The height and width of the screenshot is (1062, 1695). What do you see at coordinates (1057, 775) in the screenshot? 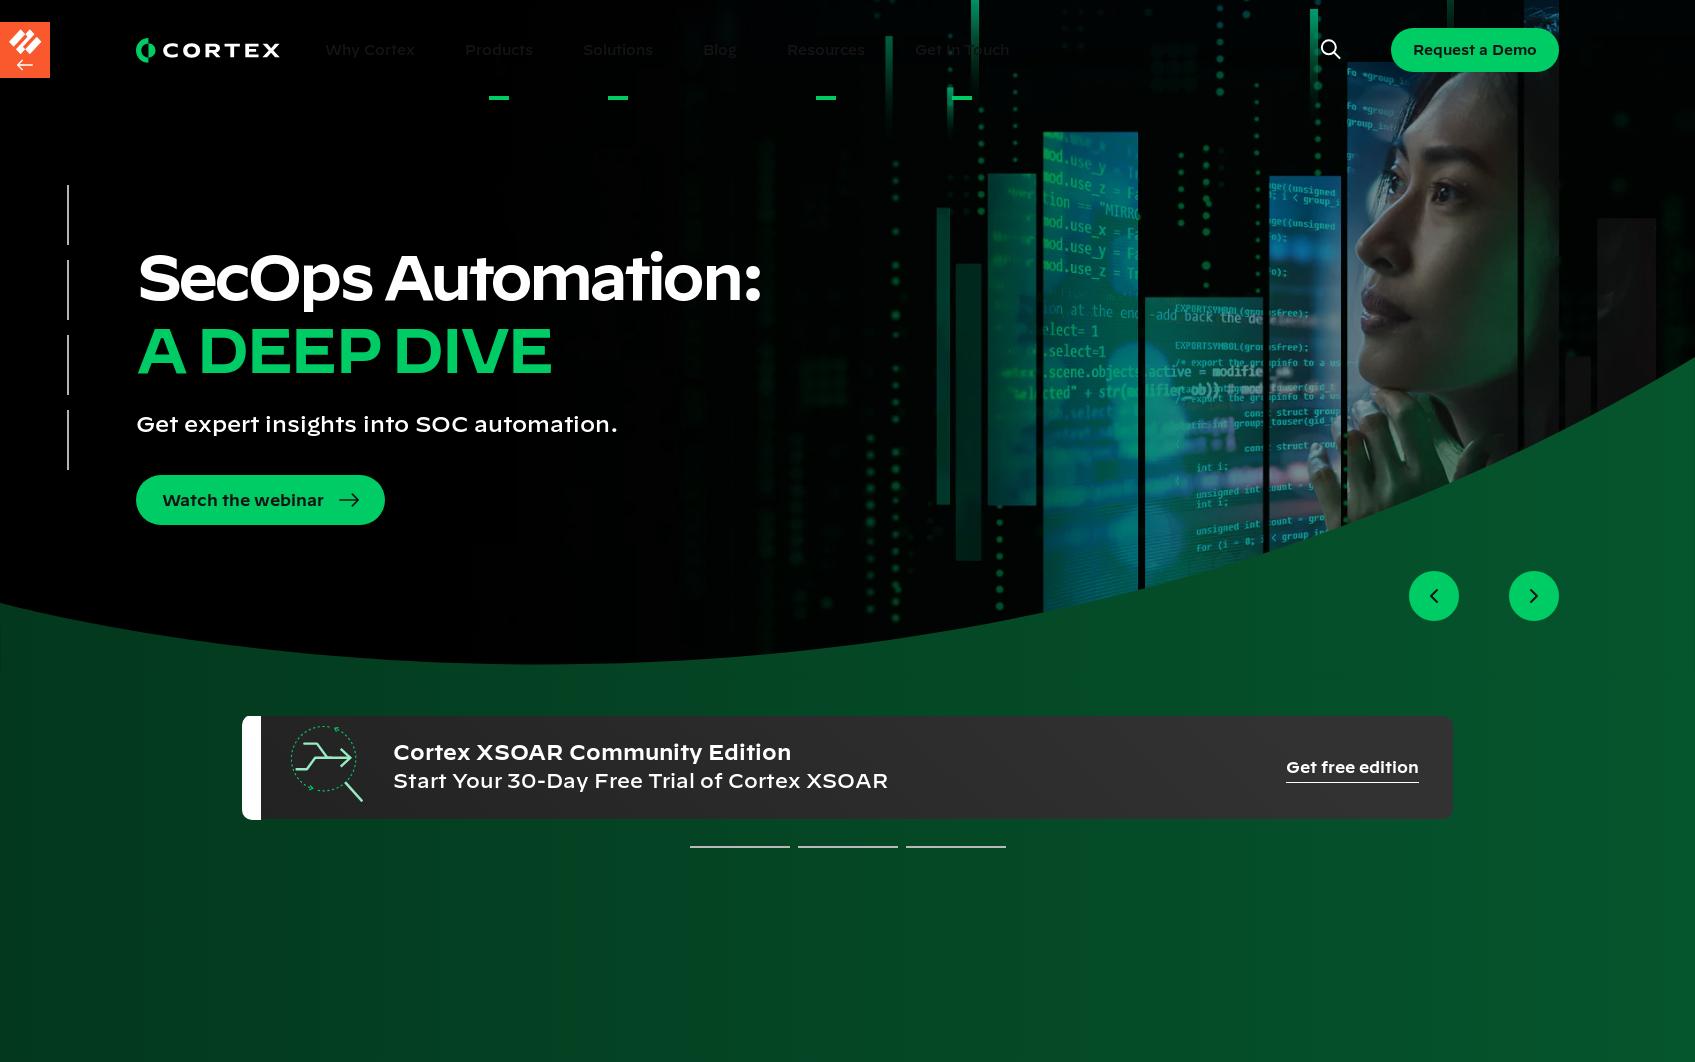
I see `'Head of Cyber Security Prevention and Transformation,'` at bounding box center [1057, 775].